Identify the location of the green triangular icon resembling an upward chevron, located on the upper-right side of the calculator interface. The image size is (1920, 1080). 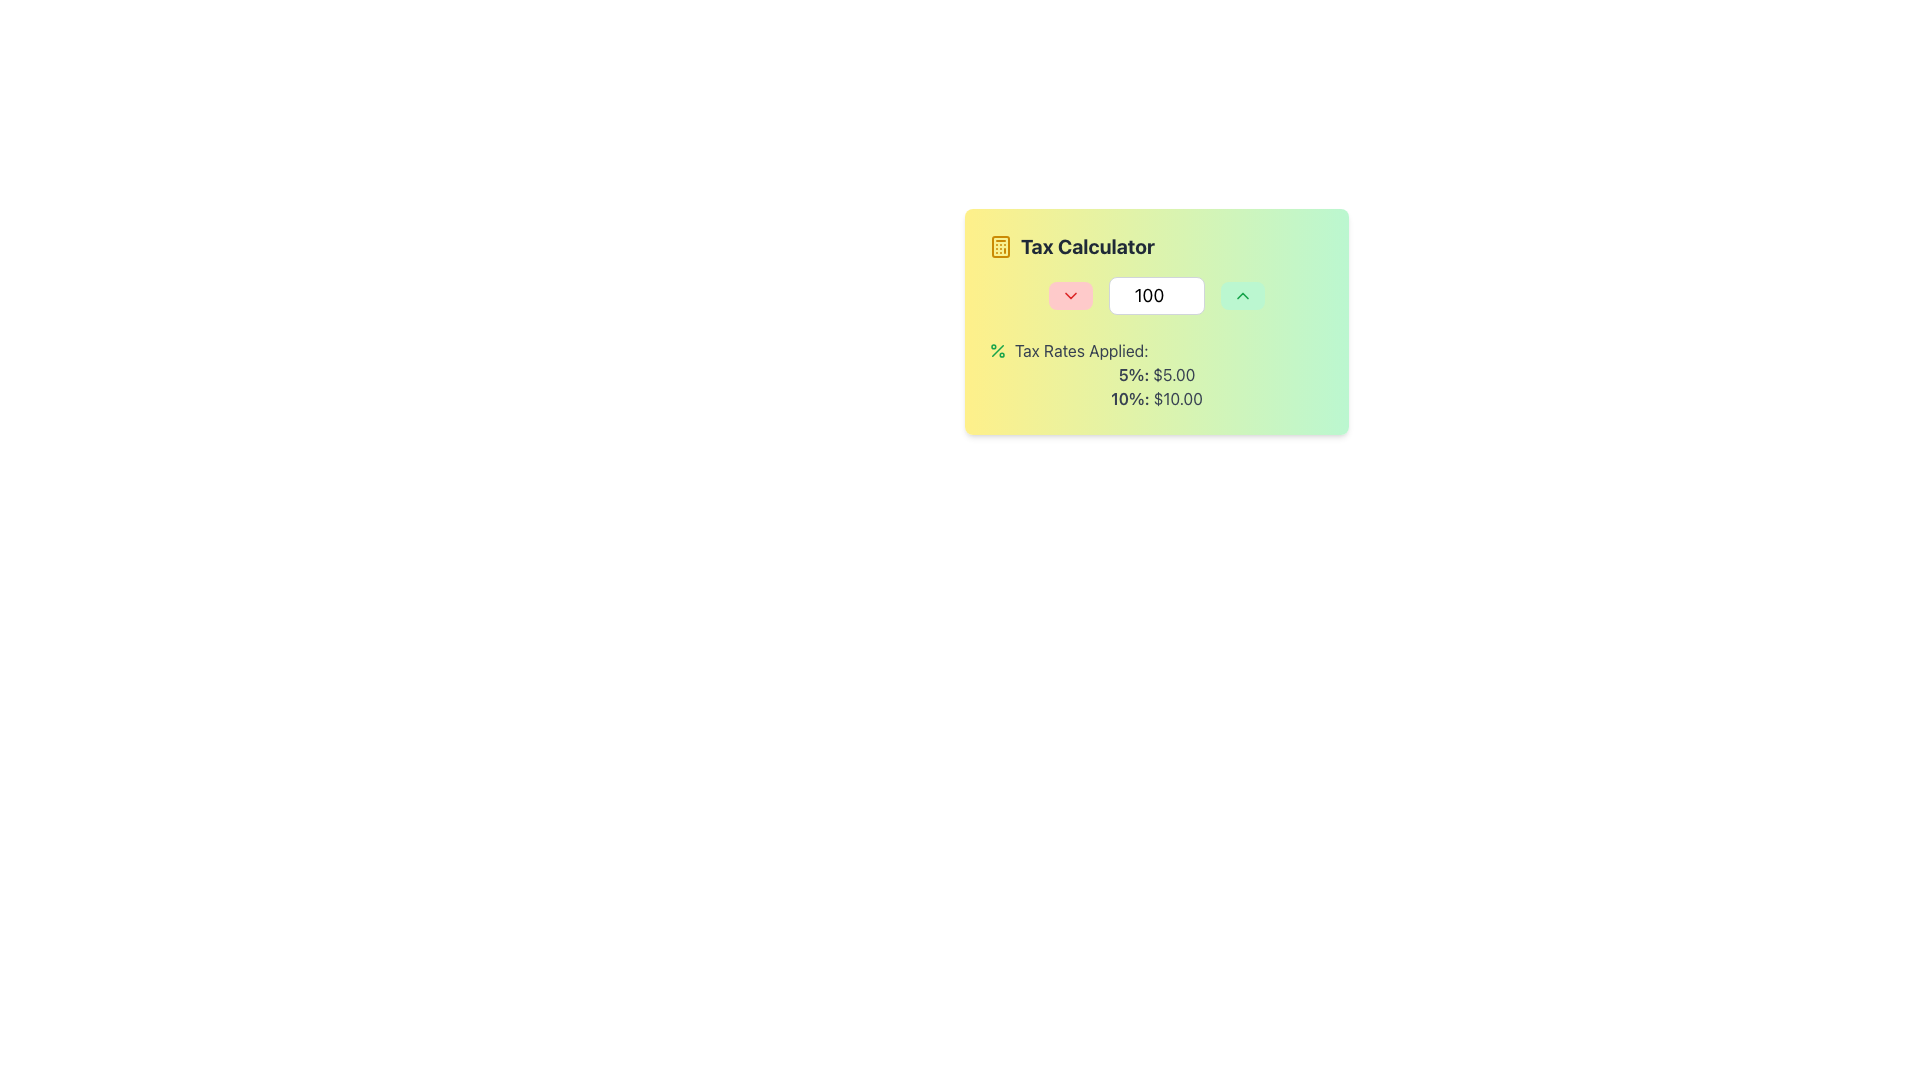
(1242, 296).